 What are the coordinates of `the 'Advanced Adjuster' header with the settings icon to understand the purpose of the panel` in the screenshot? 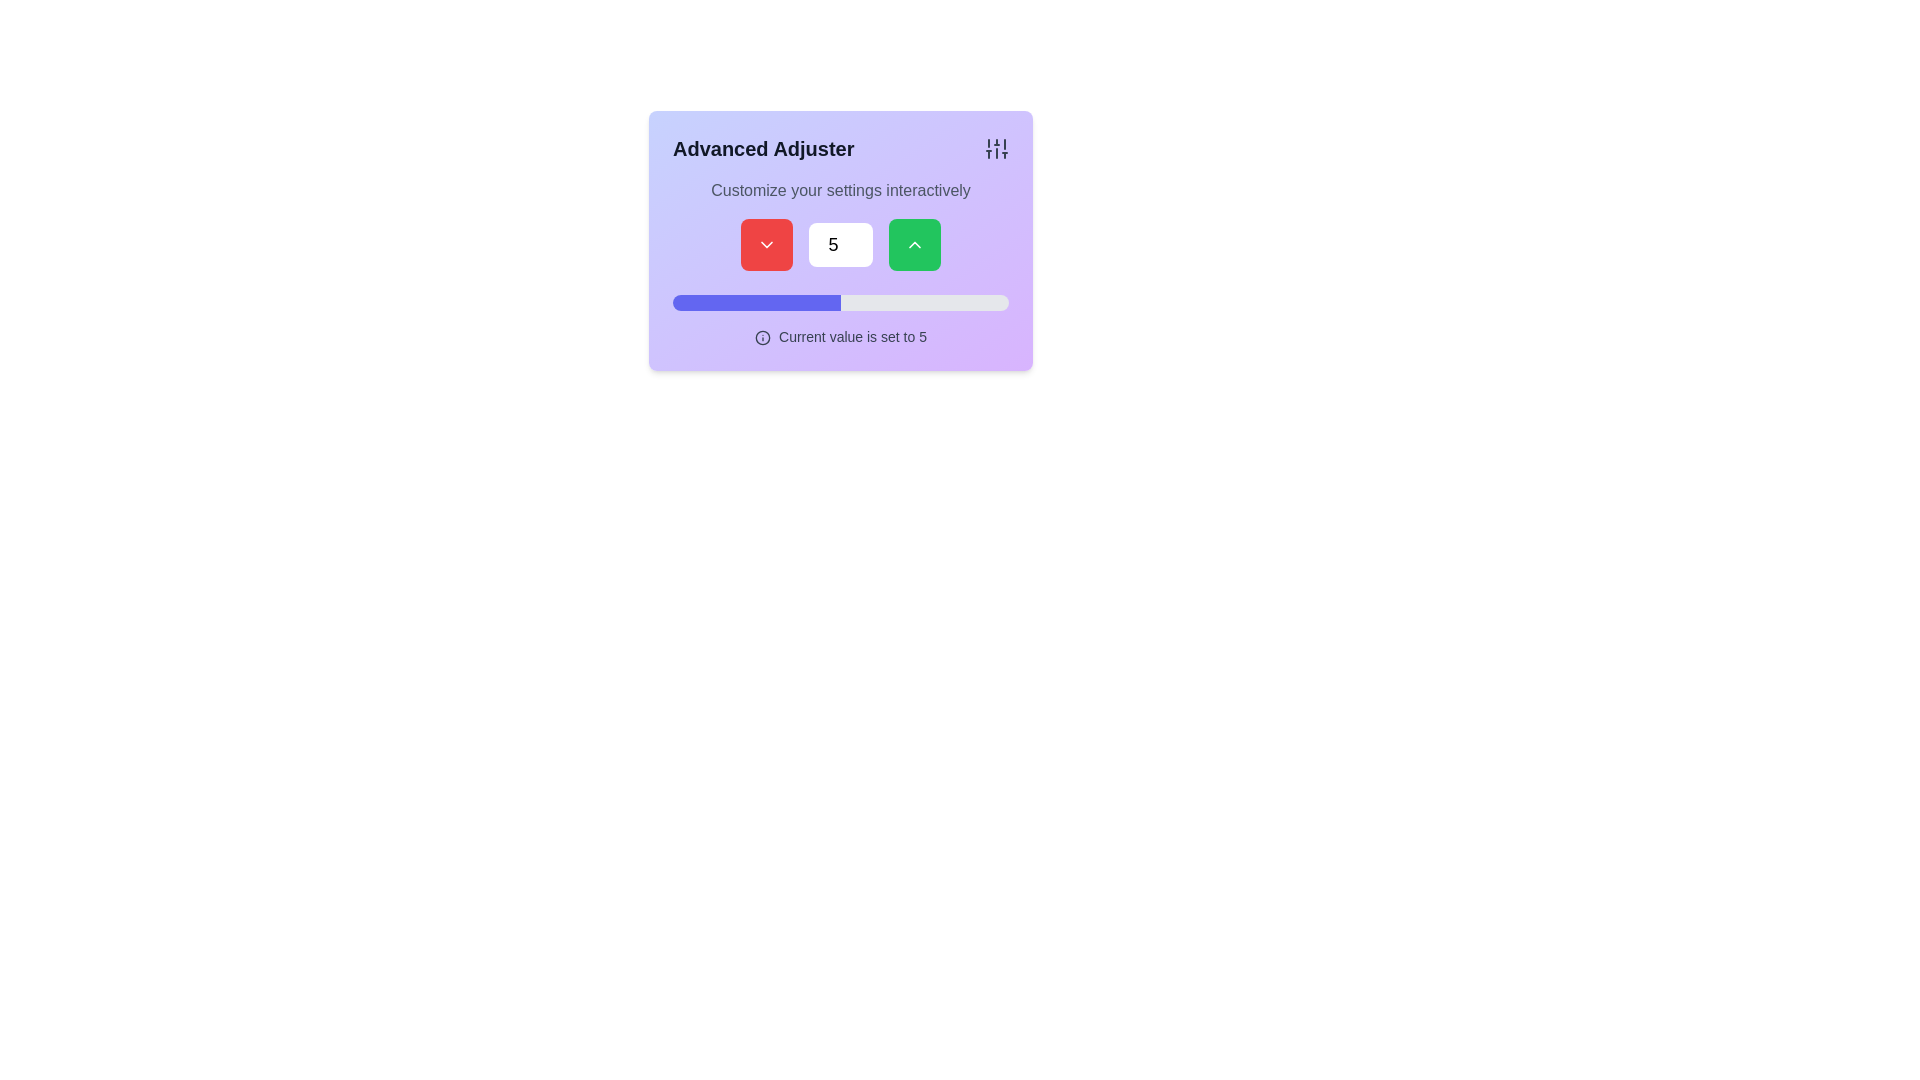 It's located at (840, 148).